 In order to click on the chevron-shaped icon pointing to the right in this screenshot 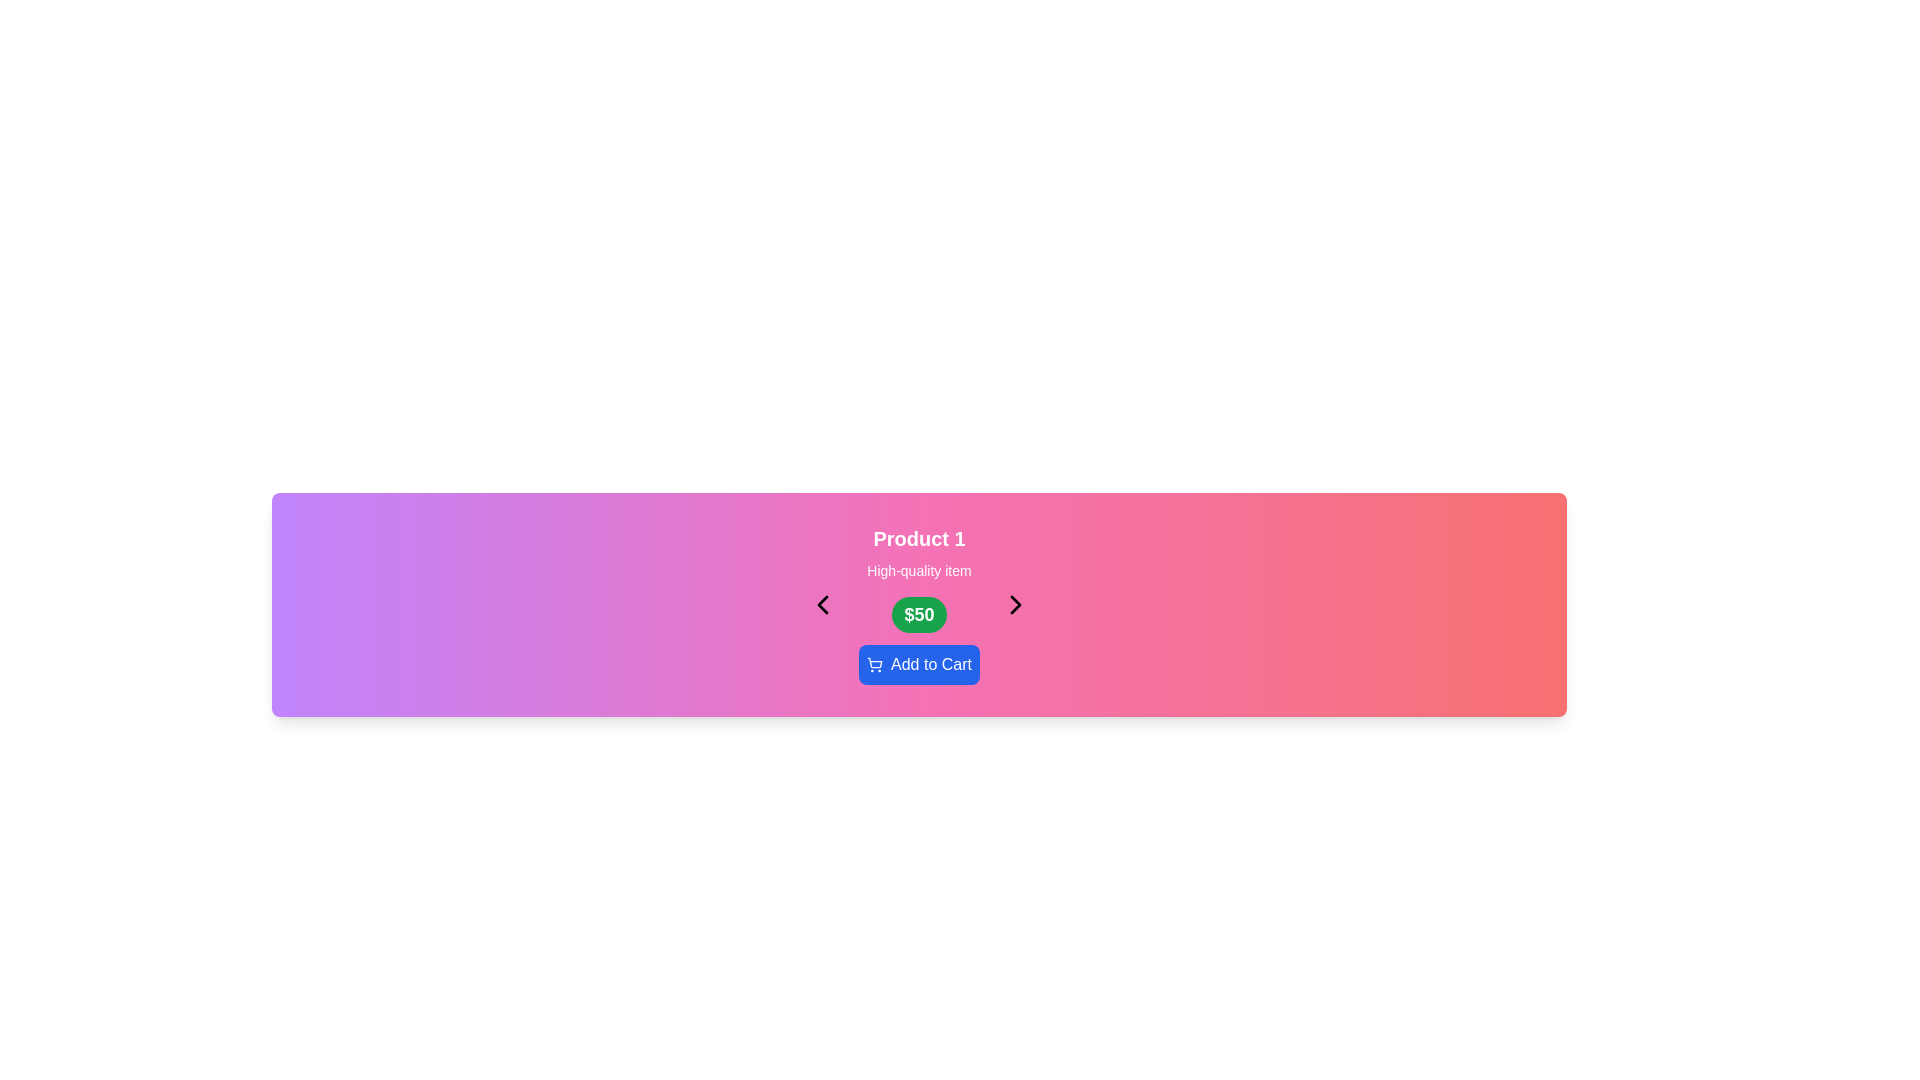, I will do `click(1016, 604)`.